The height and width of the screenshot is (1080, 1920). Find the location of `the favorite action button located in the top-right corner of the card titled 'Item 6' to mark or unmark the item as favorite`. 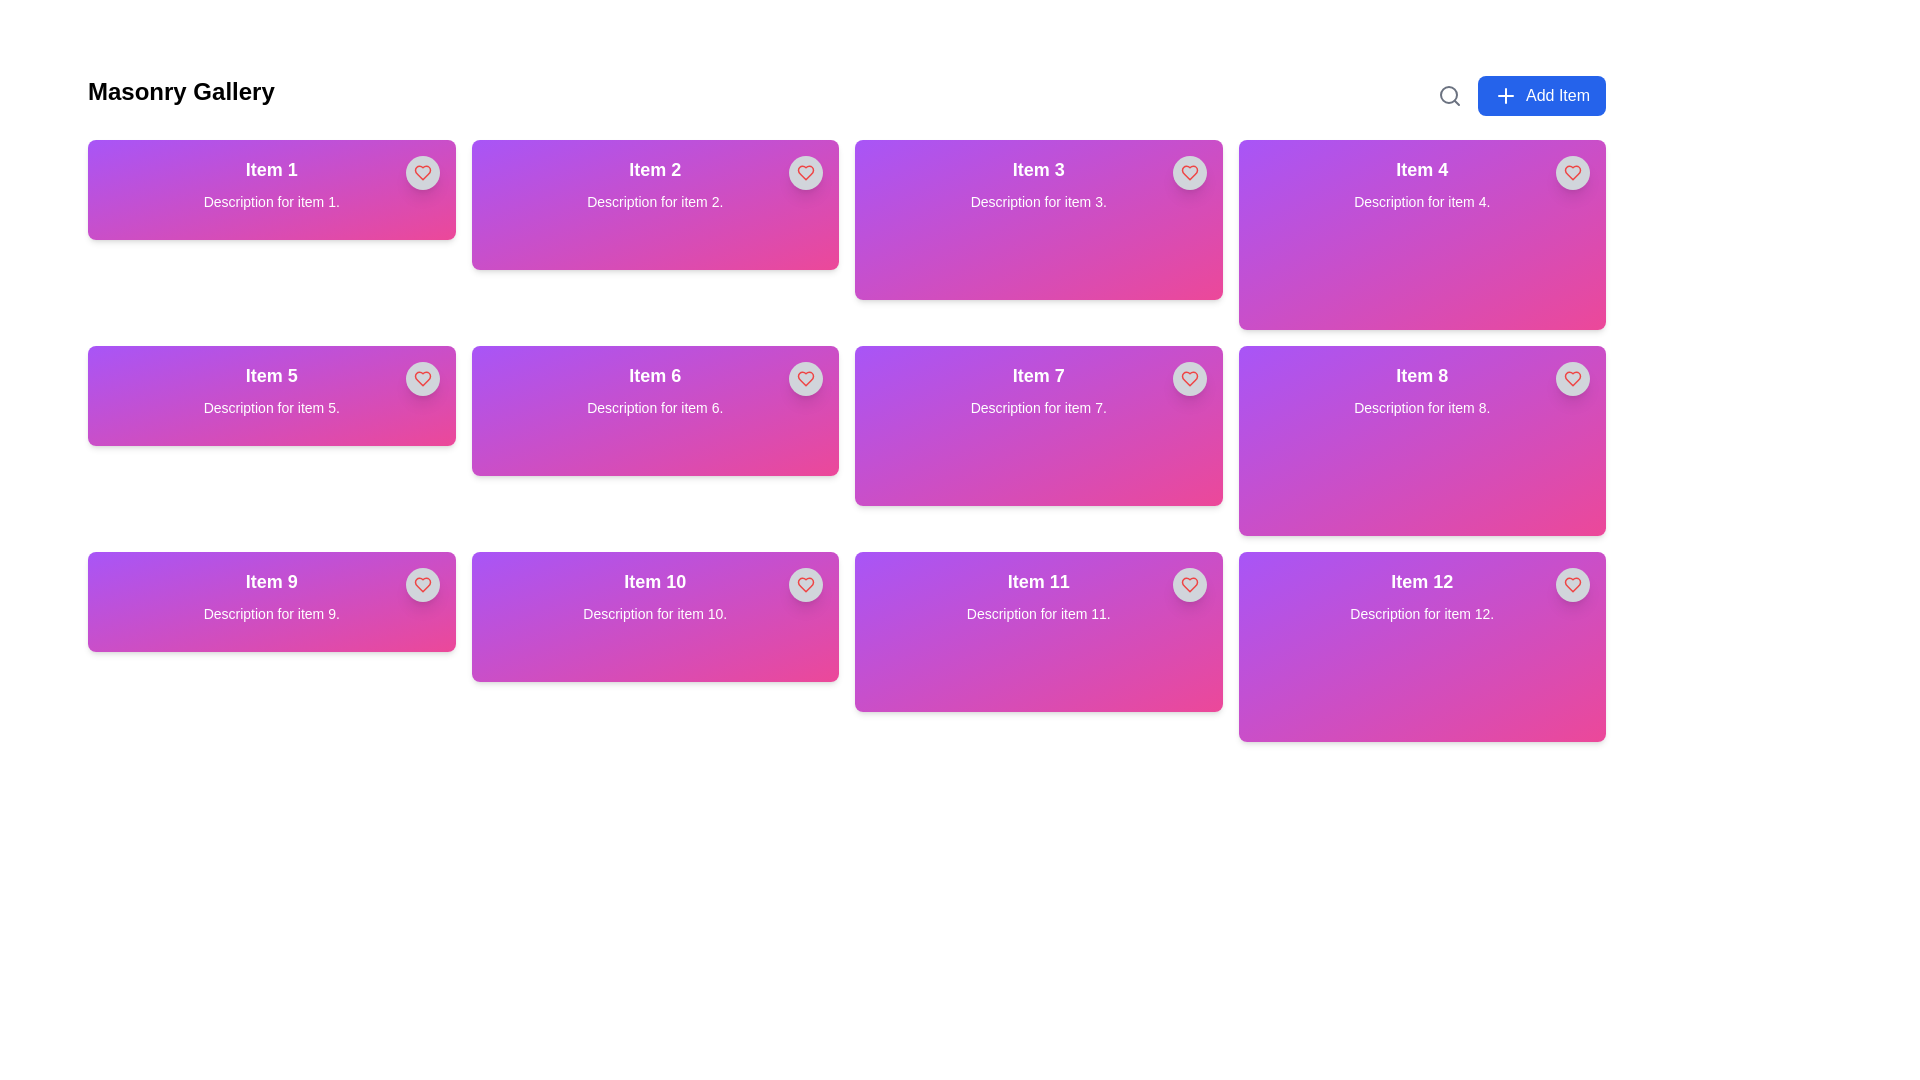

the favorite action button located in the top-right corner of the card titled 'Item 6' to mark or unmark the item as favorite is located at coordinates (806, 378).